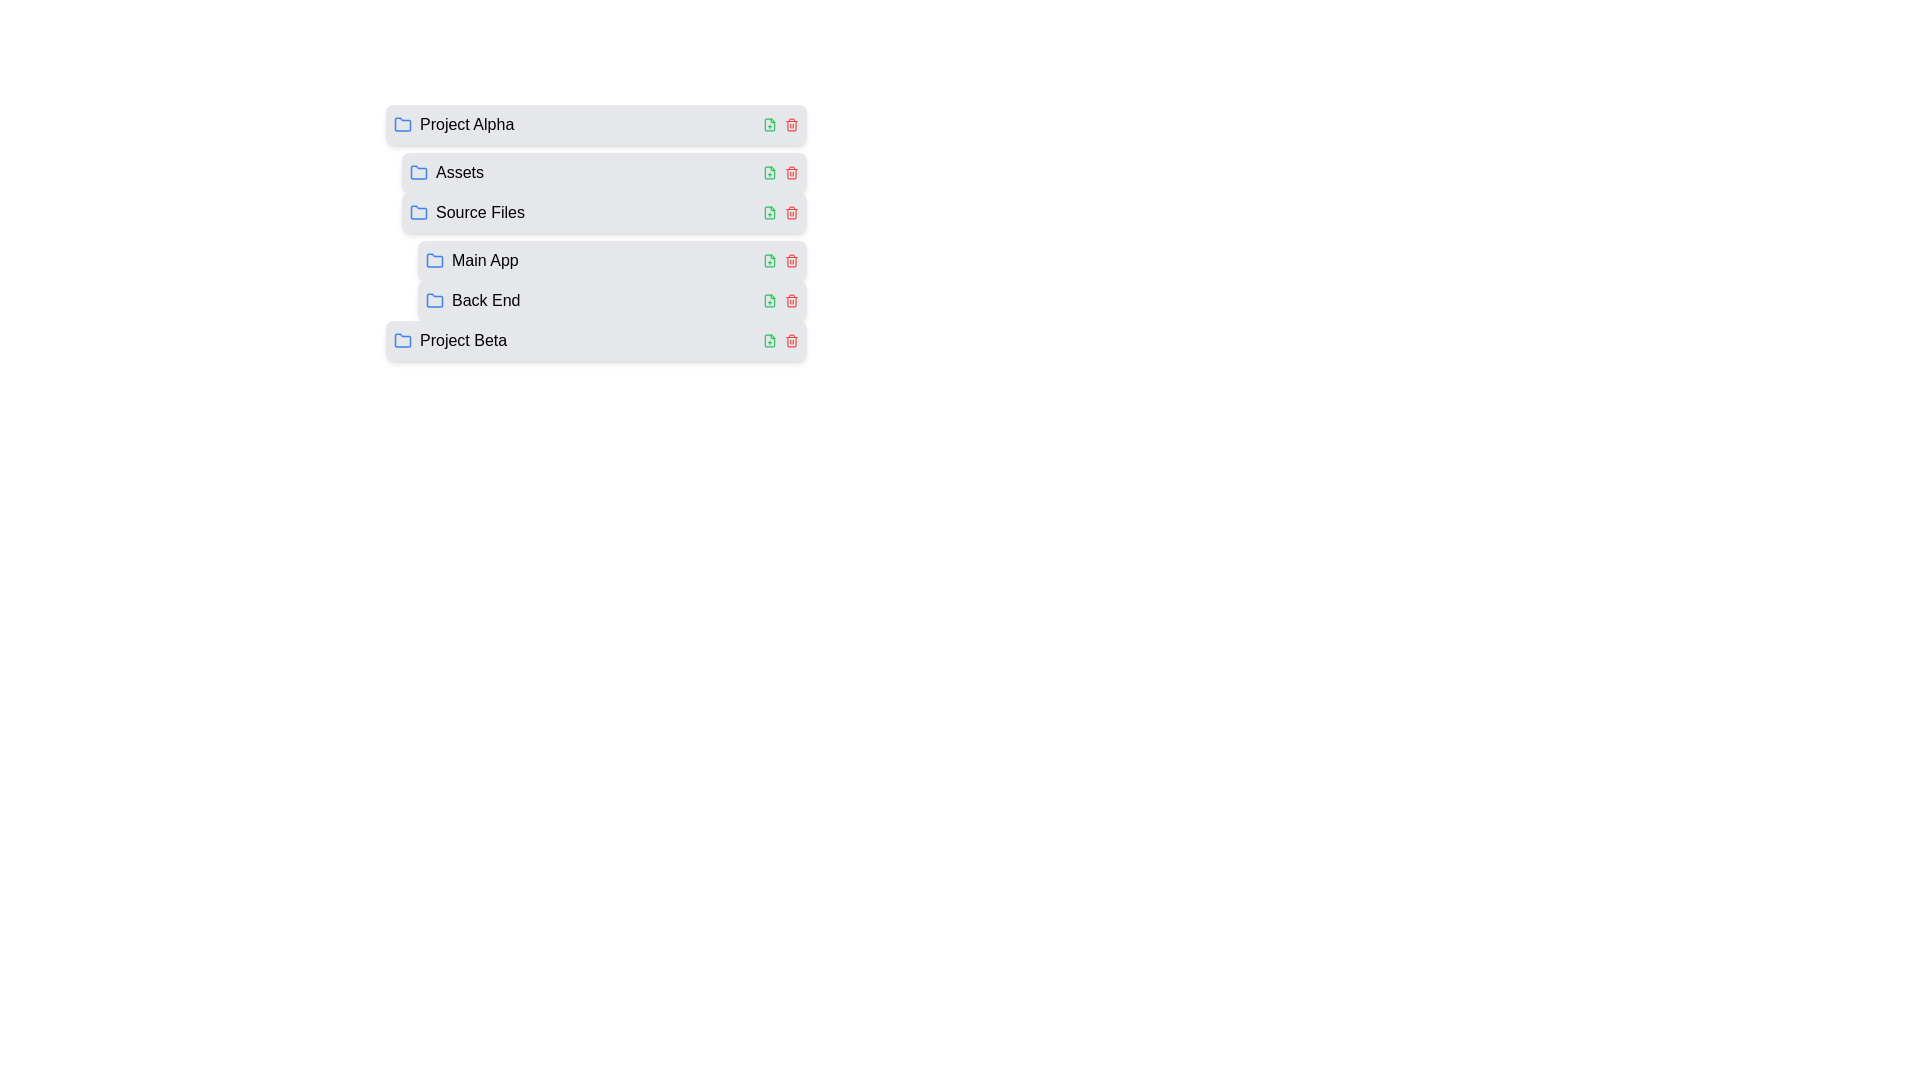 The image size is (1920, 1080). What do you see at coordinates (768, 212) in the screenshot?
I see `the first icon in the action icons line next to the 'Source Files' folder` at bounding box center [768, 212].